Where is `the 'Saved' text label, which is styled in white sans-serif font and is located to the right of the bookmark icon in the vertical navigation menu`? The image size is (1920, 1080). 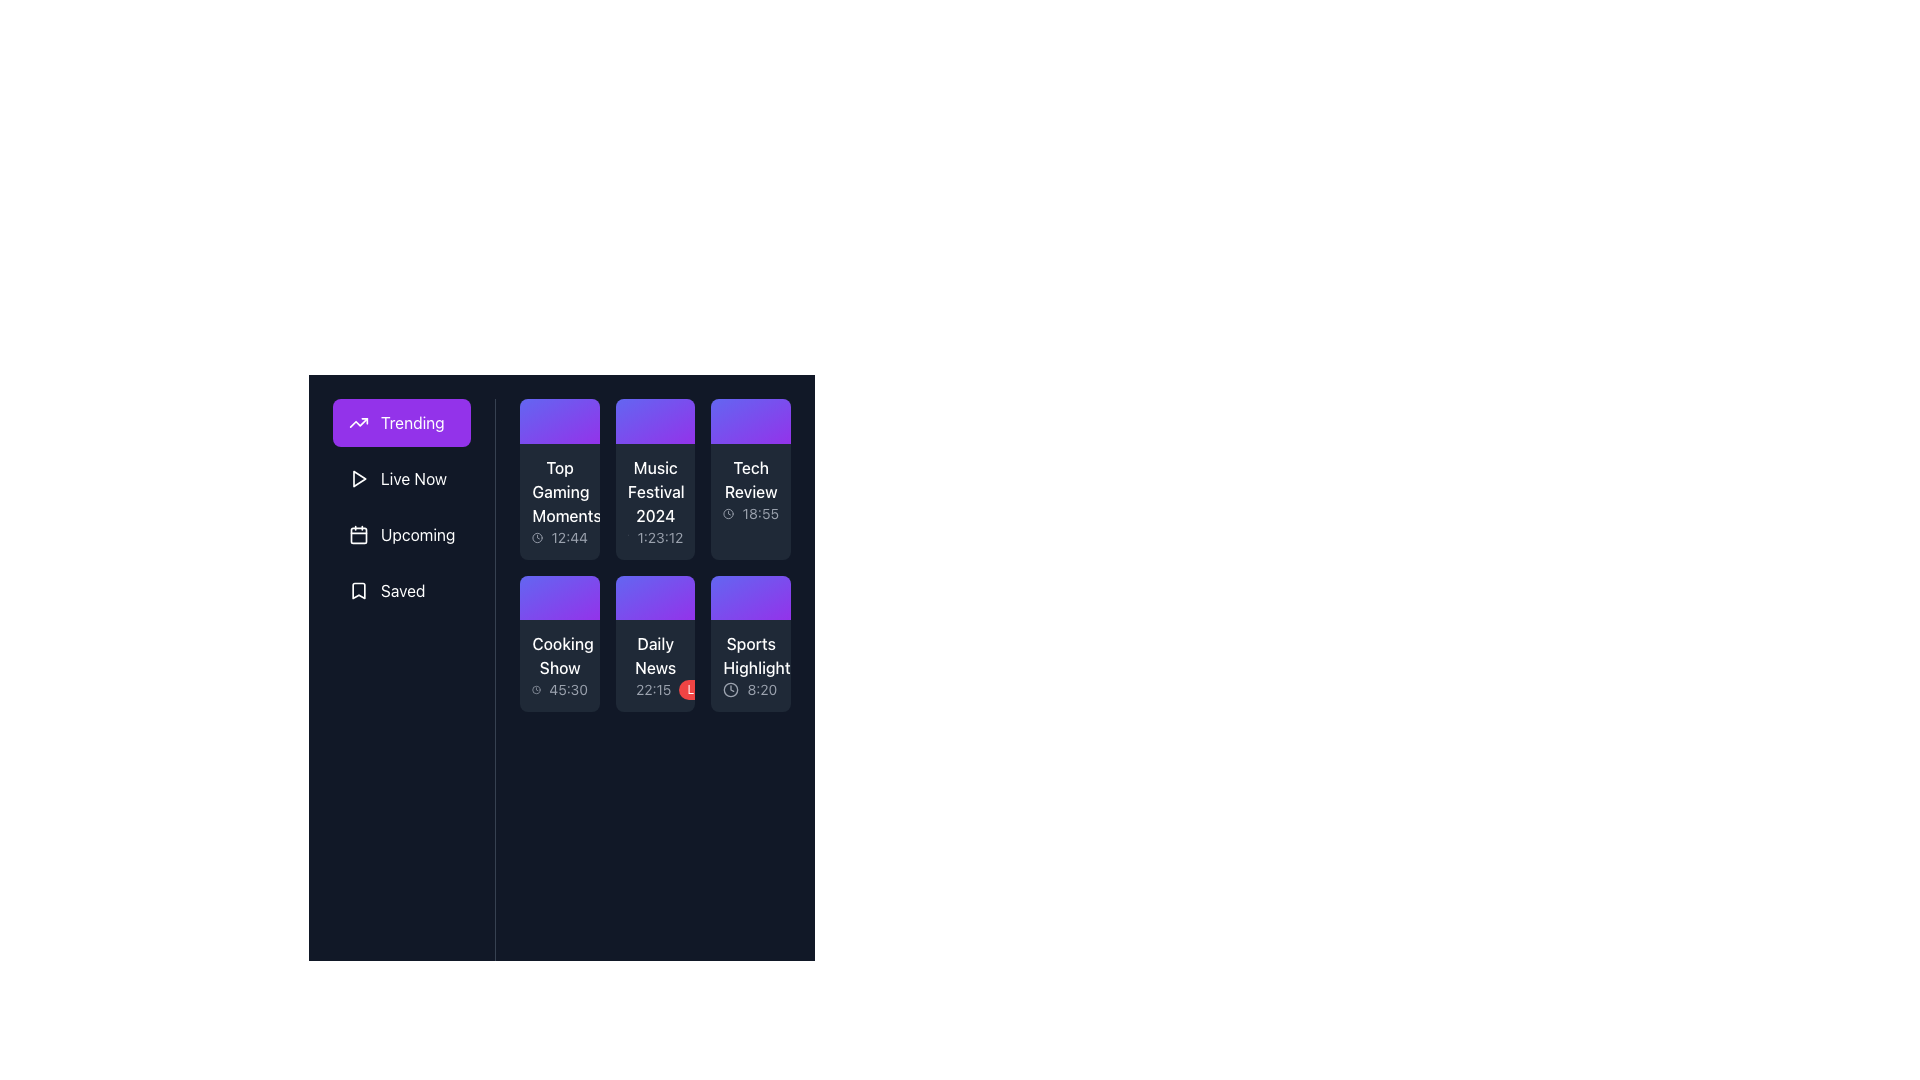
the 'Saved' text label, which is styled in white sans-serif font and is located to the right of the bookmark icon in the vertical navigation menu is located at coordinates (402, 589).